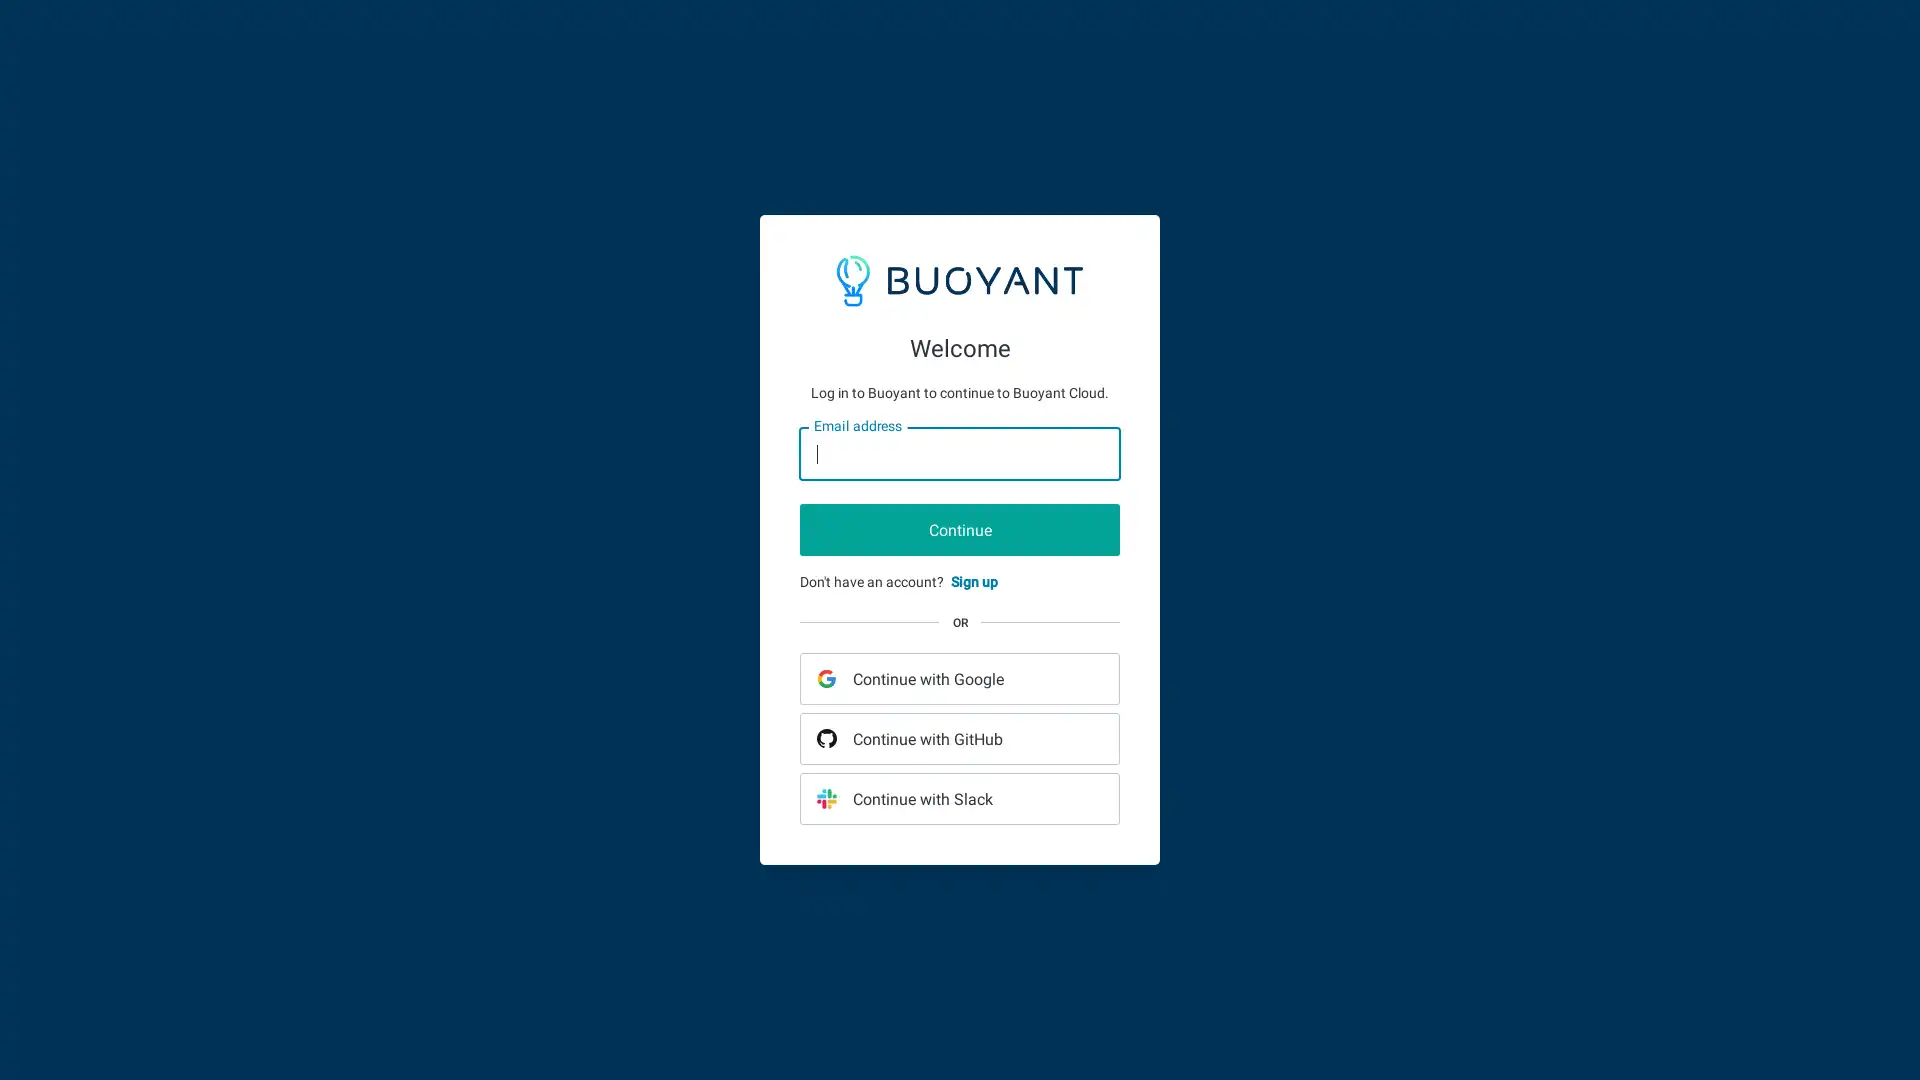 This screenshot has width=1920, height=1080. I want to click on Connection icon Continue with Slack, so click(960, 797).